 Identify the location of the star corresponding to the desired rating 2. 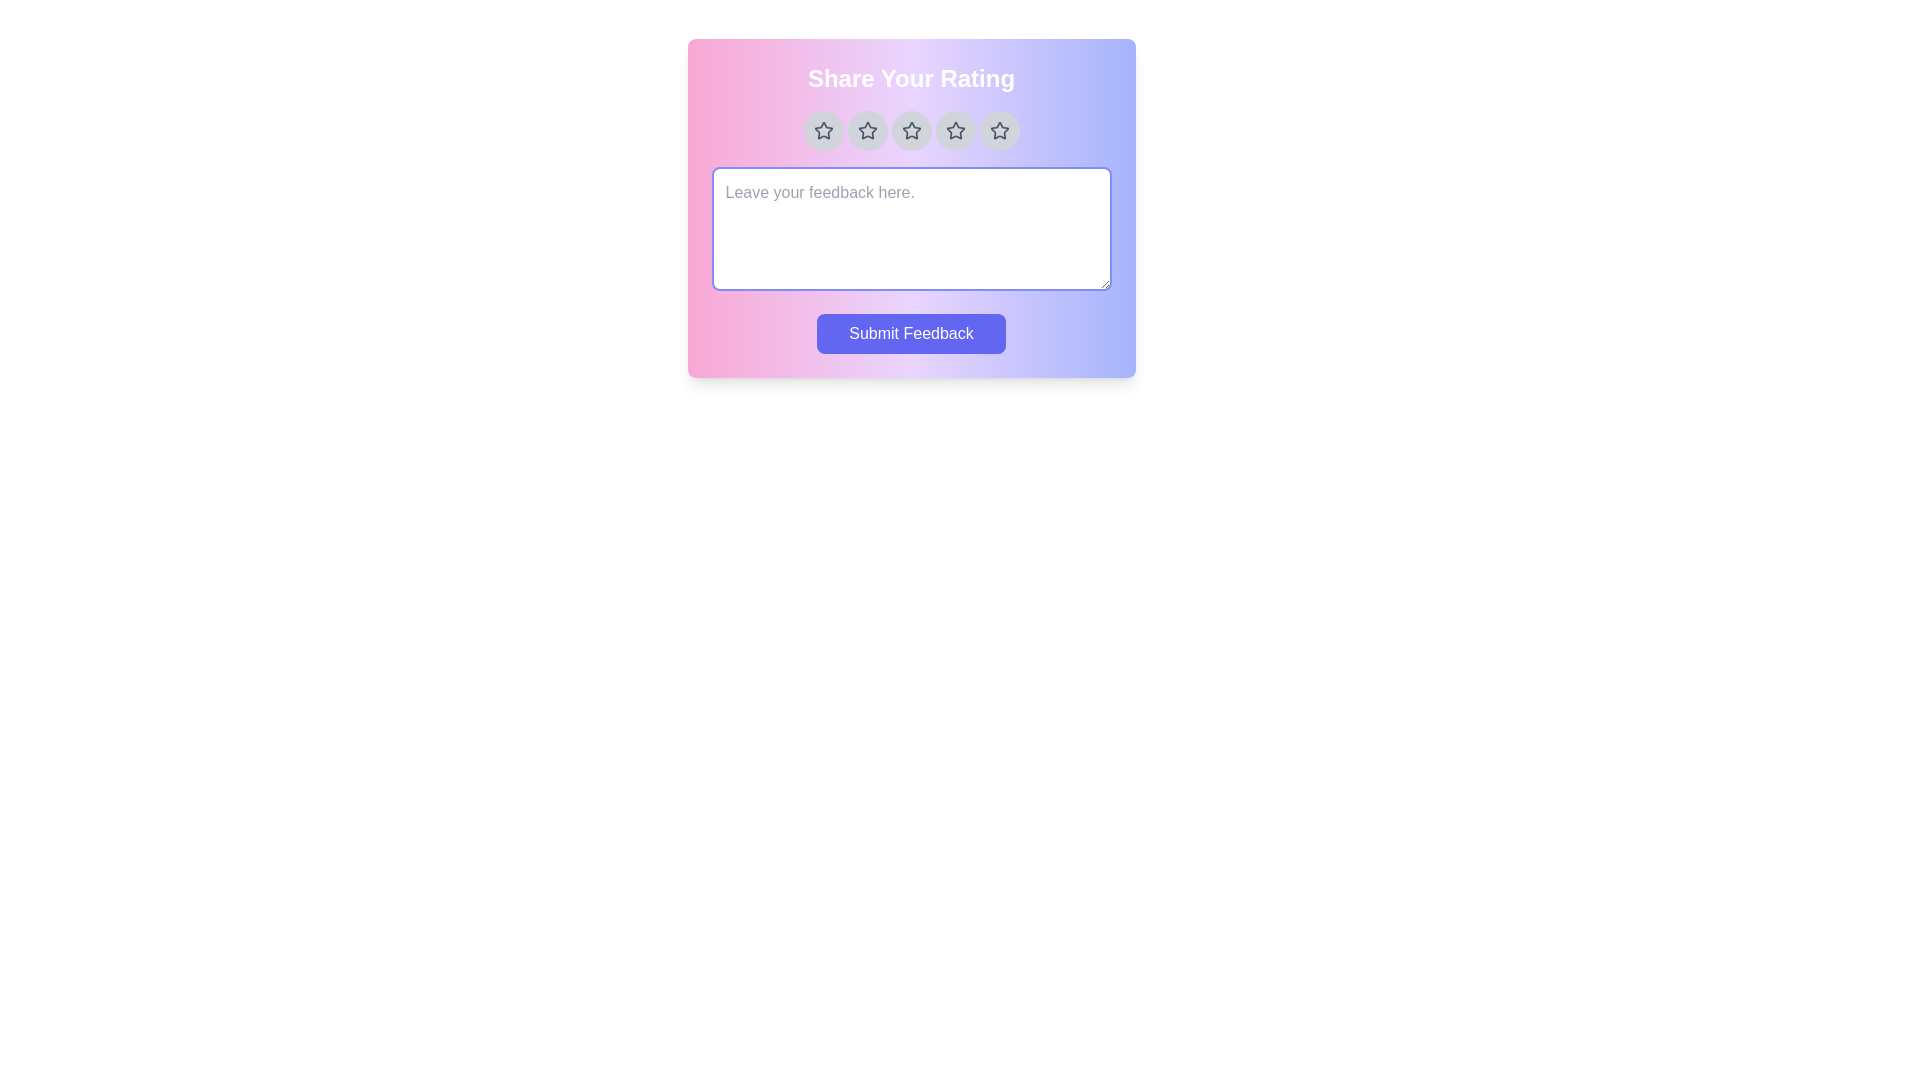
(867, 131).